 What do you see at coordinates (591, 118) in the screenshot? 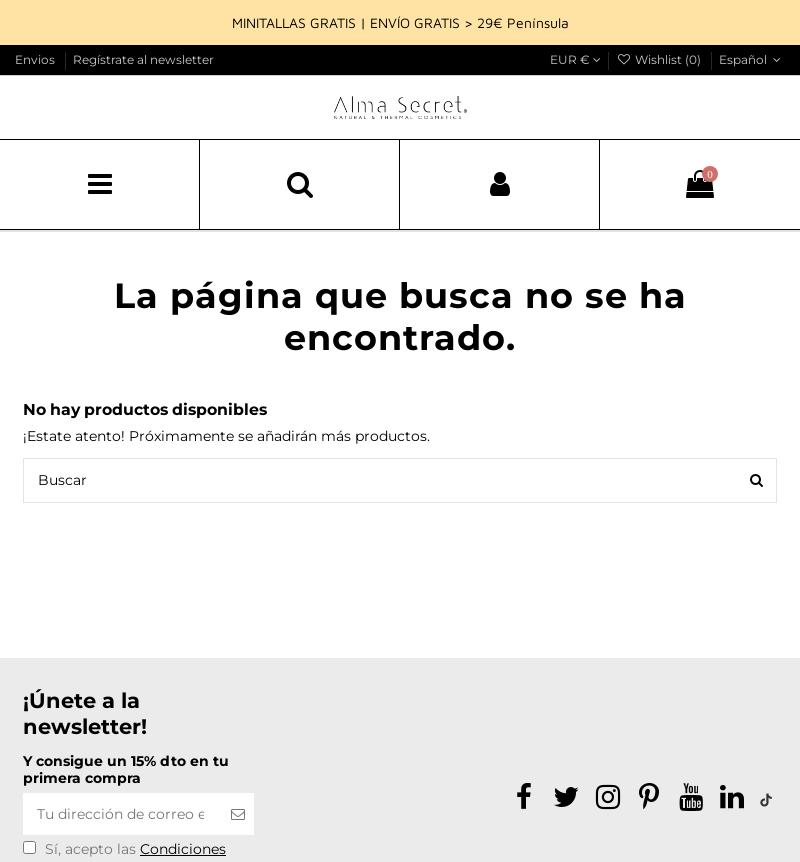
I see `'Apoyo financiero de la Unión Europea: 28.988,64 € (Apoyo total de 36.235,8 €)'` at bounding box center [591, 118].